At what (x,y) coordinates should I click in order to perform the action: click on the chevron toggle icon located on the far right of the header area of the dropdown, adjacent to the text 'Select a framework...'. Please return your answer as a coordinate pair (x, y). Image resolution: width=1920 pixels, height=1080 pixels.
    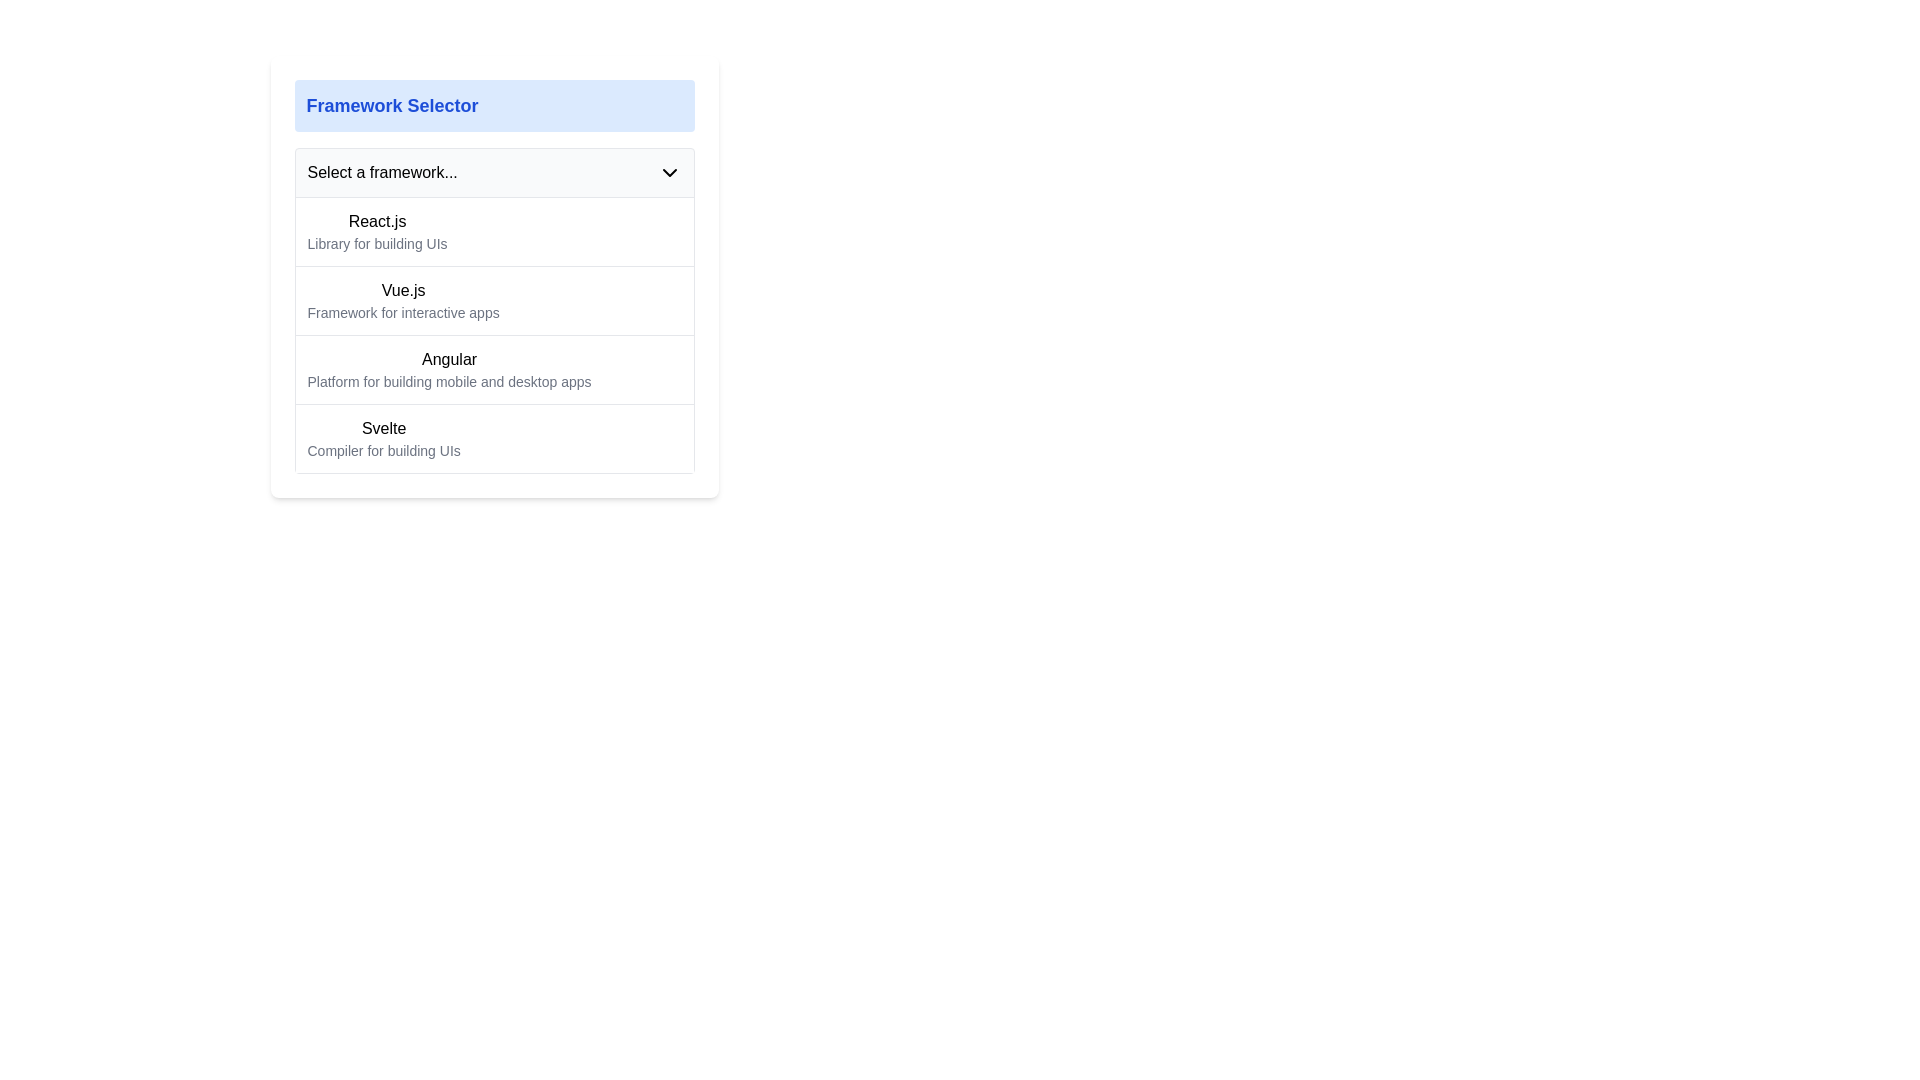
    Looking at the image, I should click on (669, 172).